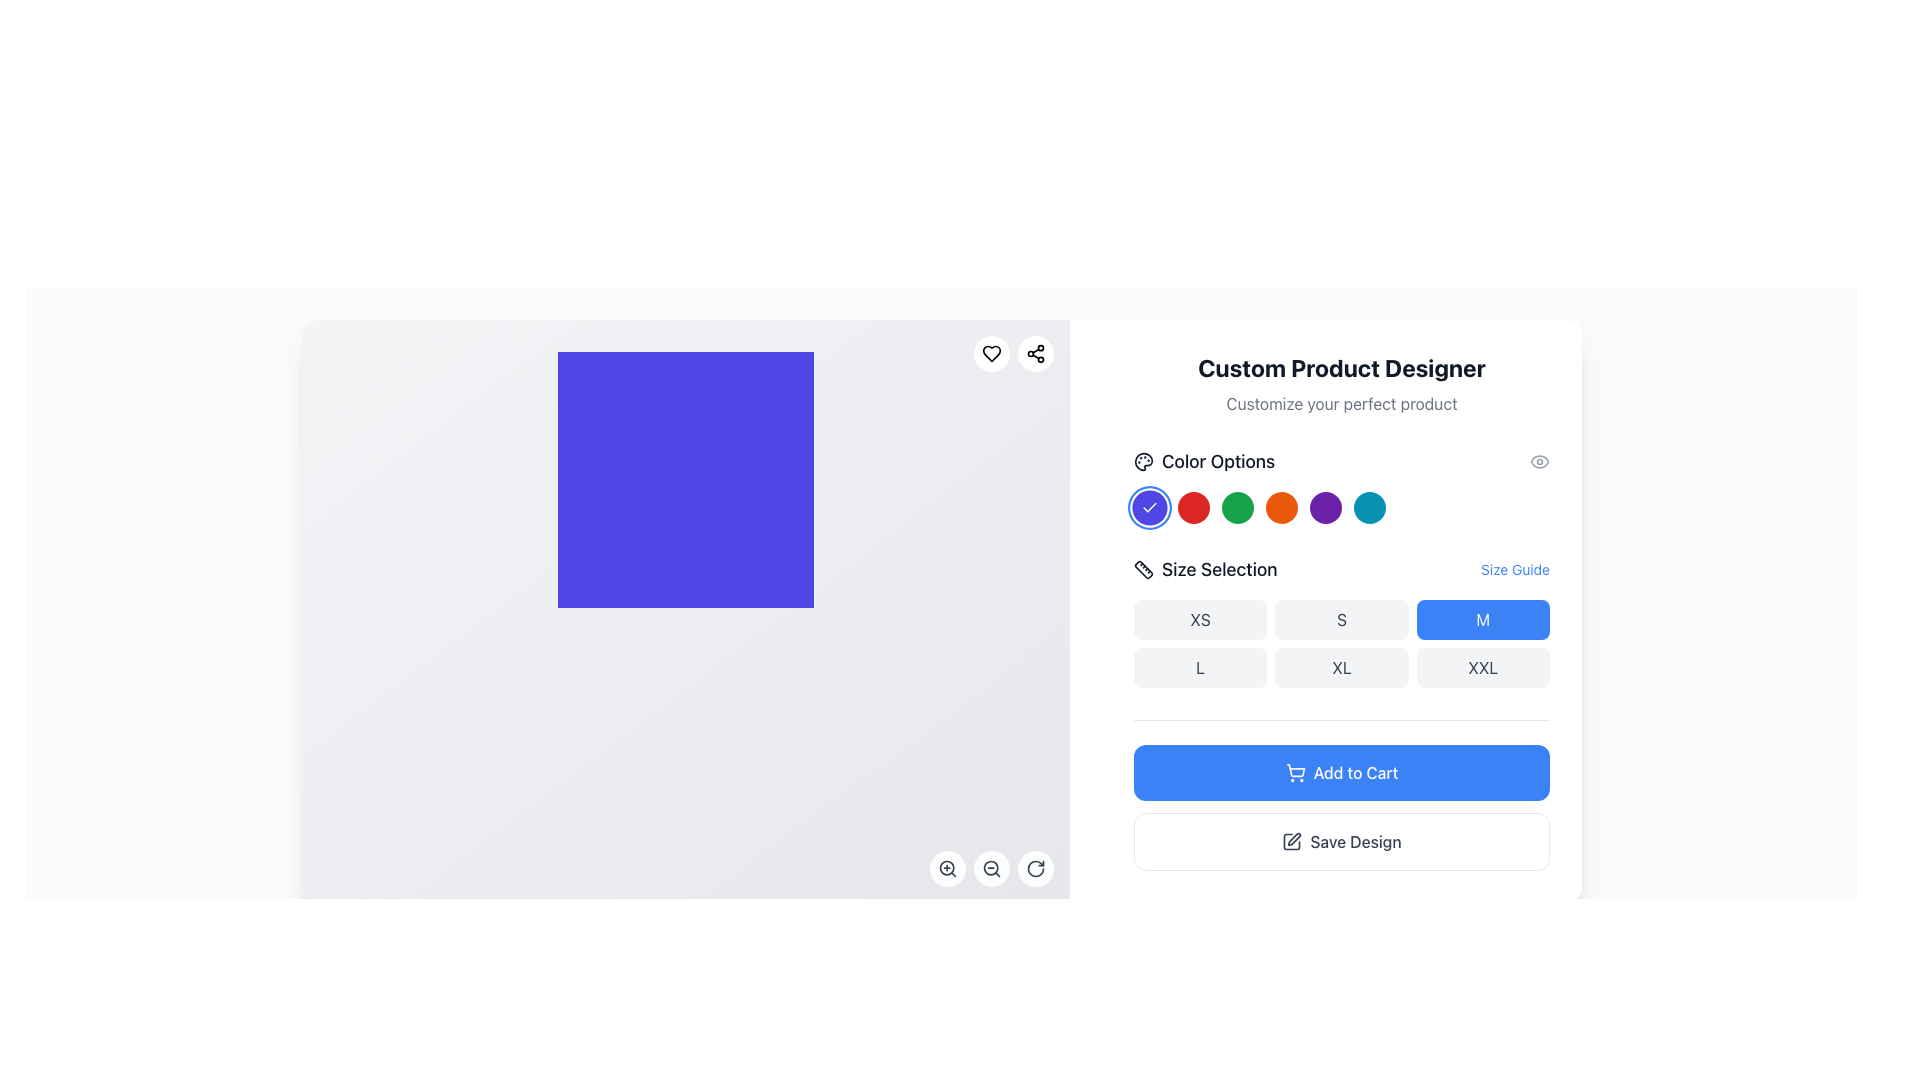  Describe the element at coordinates (1342, 793) in the screenshot. I see `the composite containing the 'Add to Cart' and 'Save Design' buttons` at that location.